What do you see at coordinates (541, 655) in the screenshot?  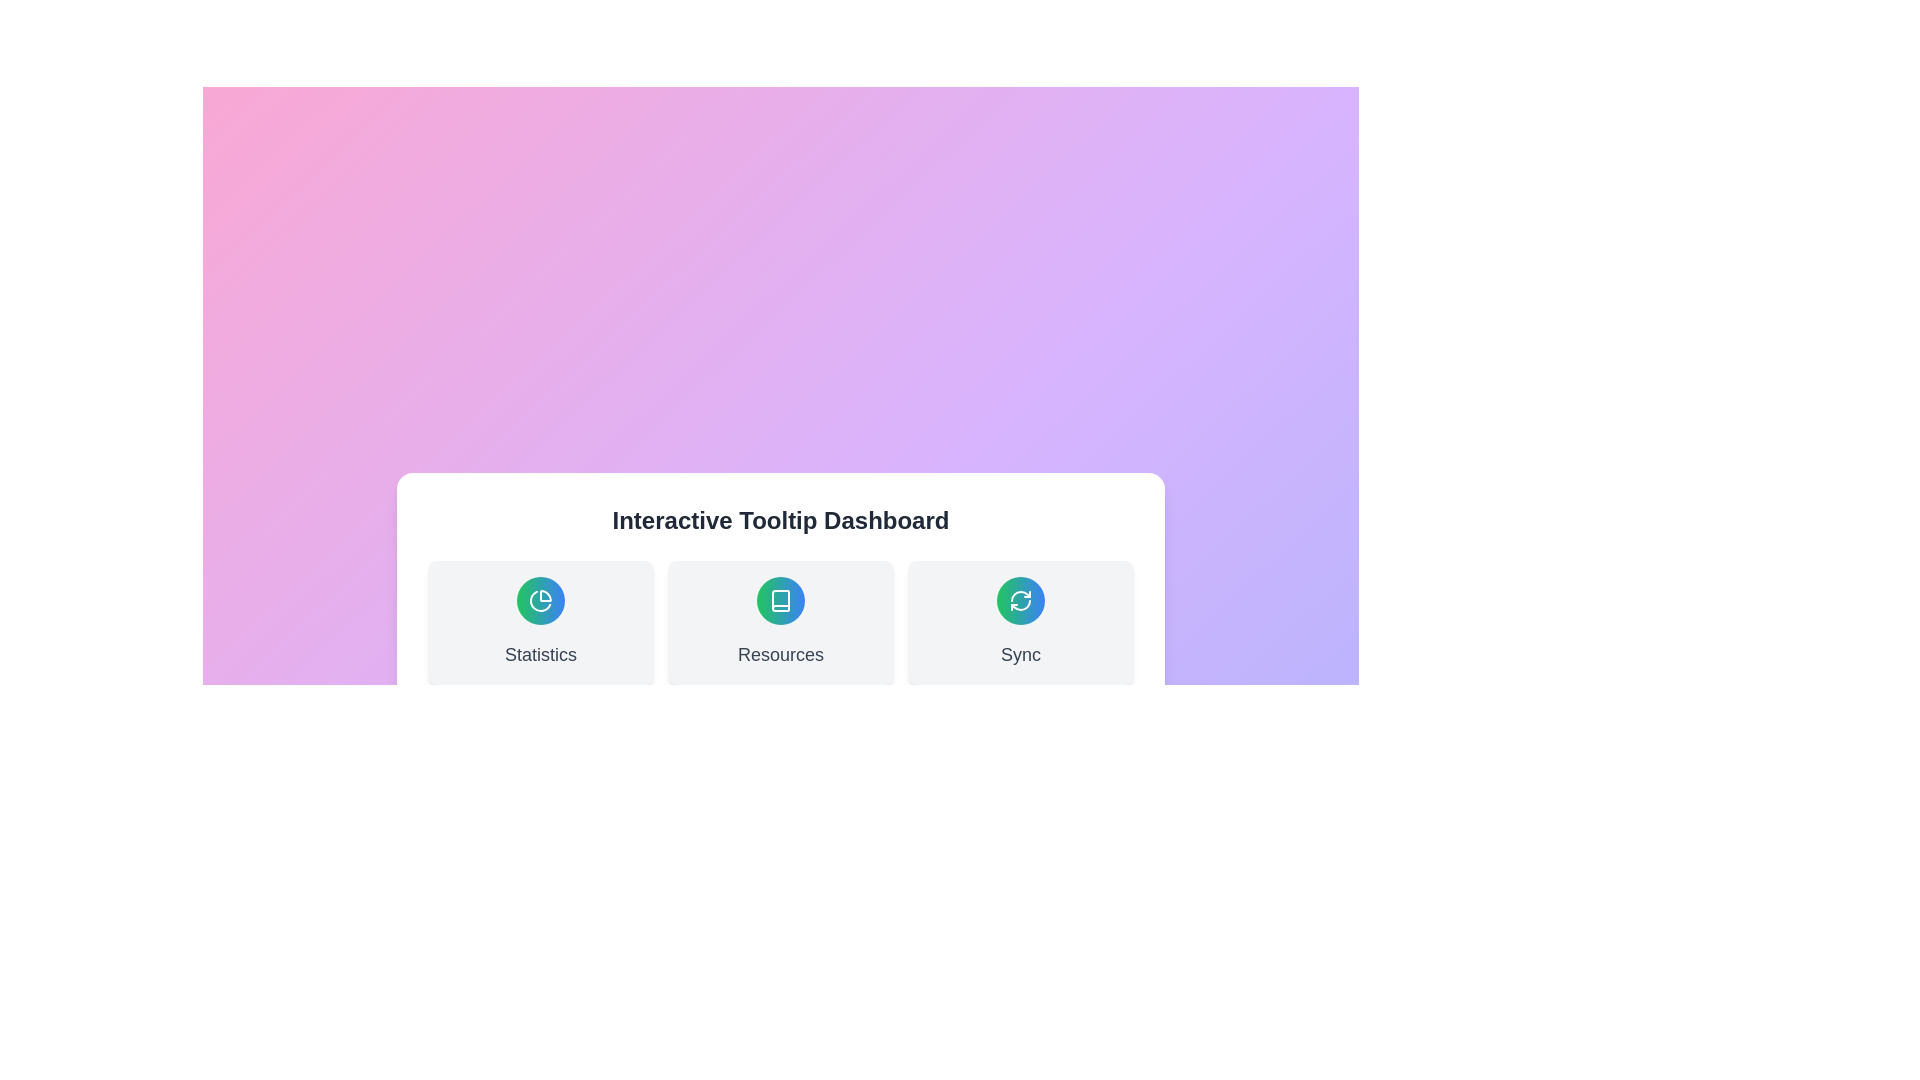 I see `the text label located at the bottom center of the card, which provides descriptive context about the associated card's content, to trigger potential tooltips` at bounding box center [541, 655].